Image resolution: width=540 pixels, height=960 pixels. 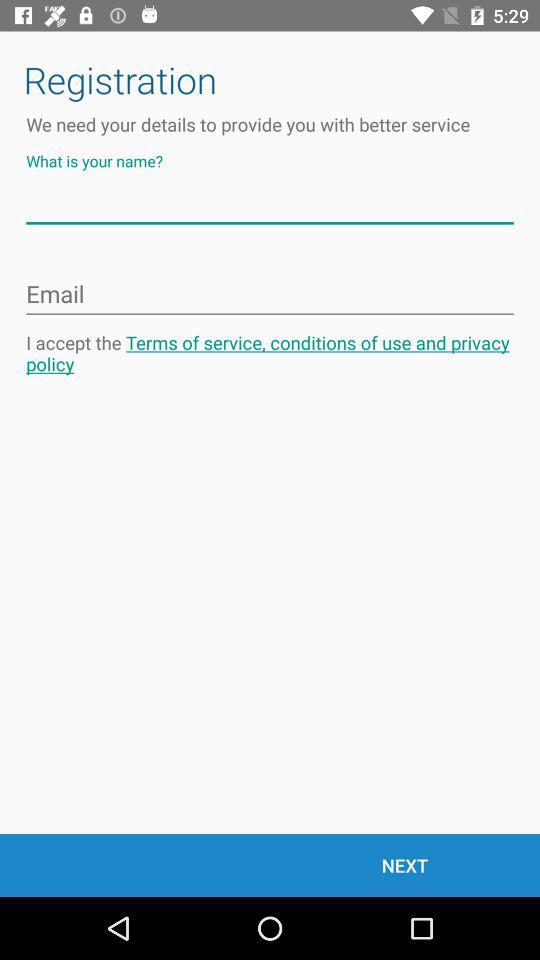 I want to click on your name, so click(x=270, y=204).